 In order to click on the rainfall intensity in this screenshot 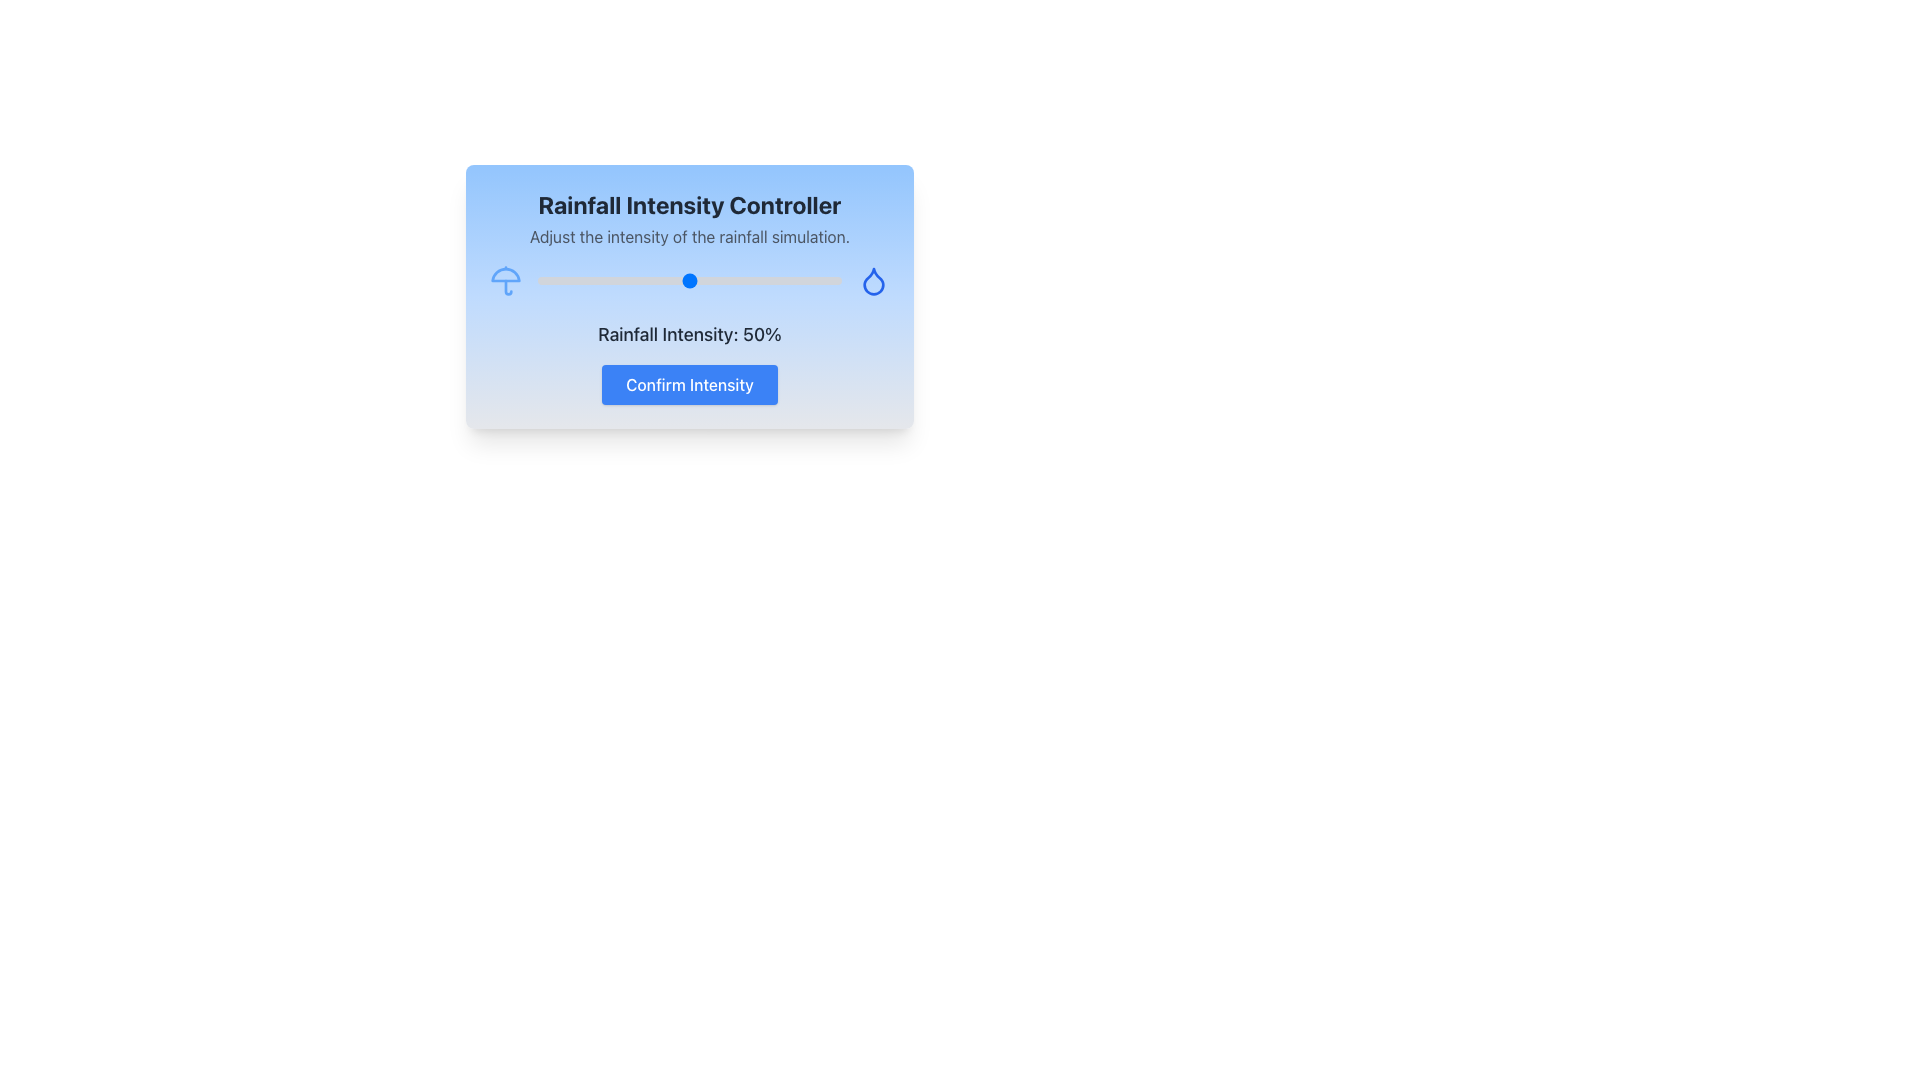, I will do `click(783, 281)`.